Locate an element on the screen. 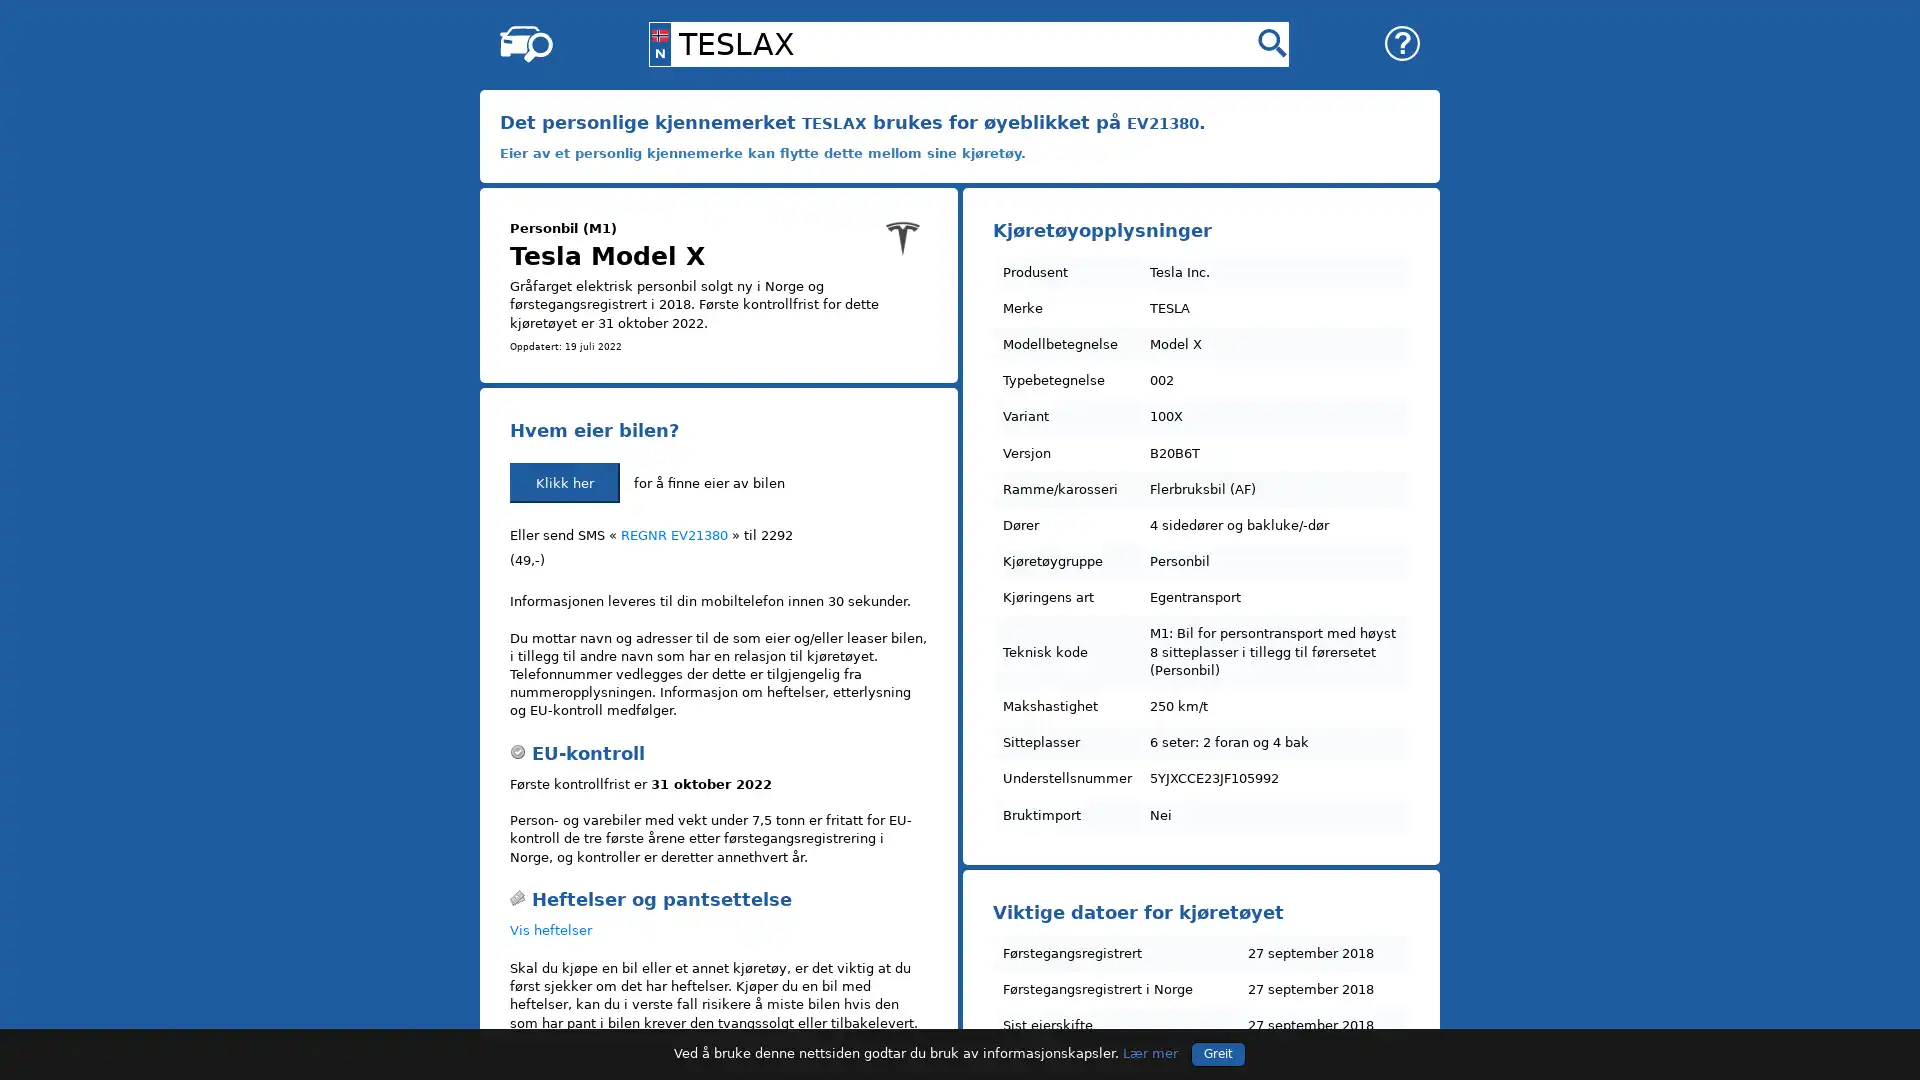  Klikk her is located at coordinates (564, 482).